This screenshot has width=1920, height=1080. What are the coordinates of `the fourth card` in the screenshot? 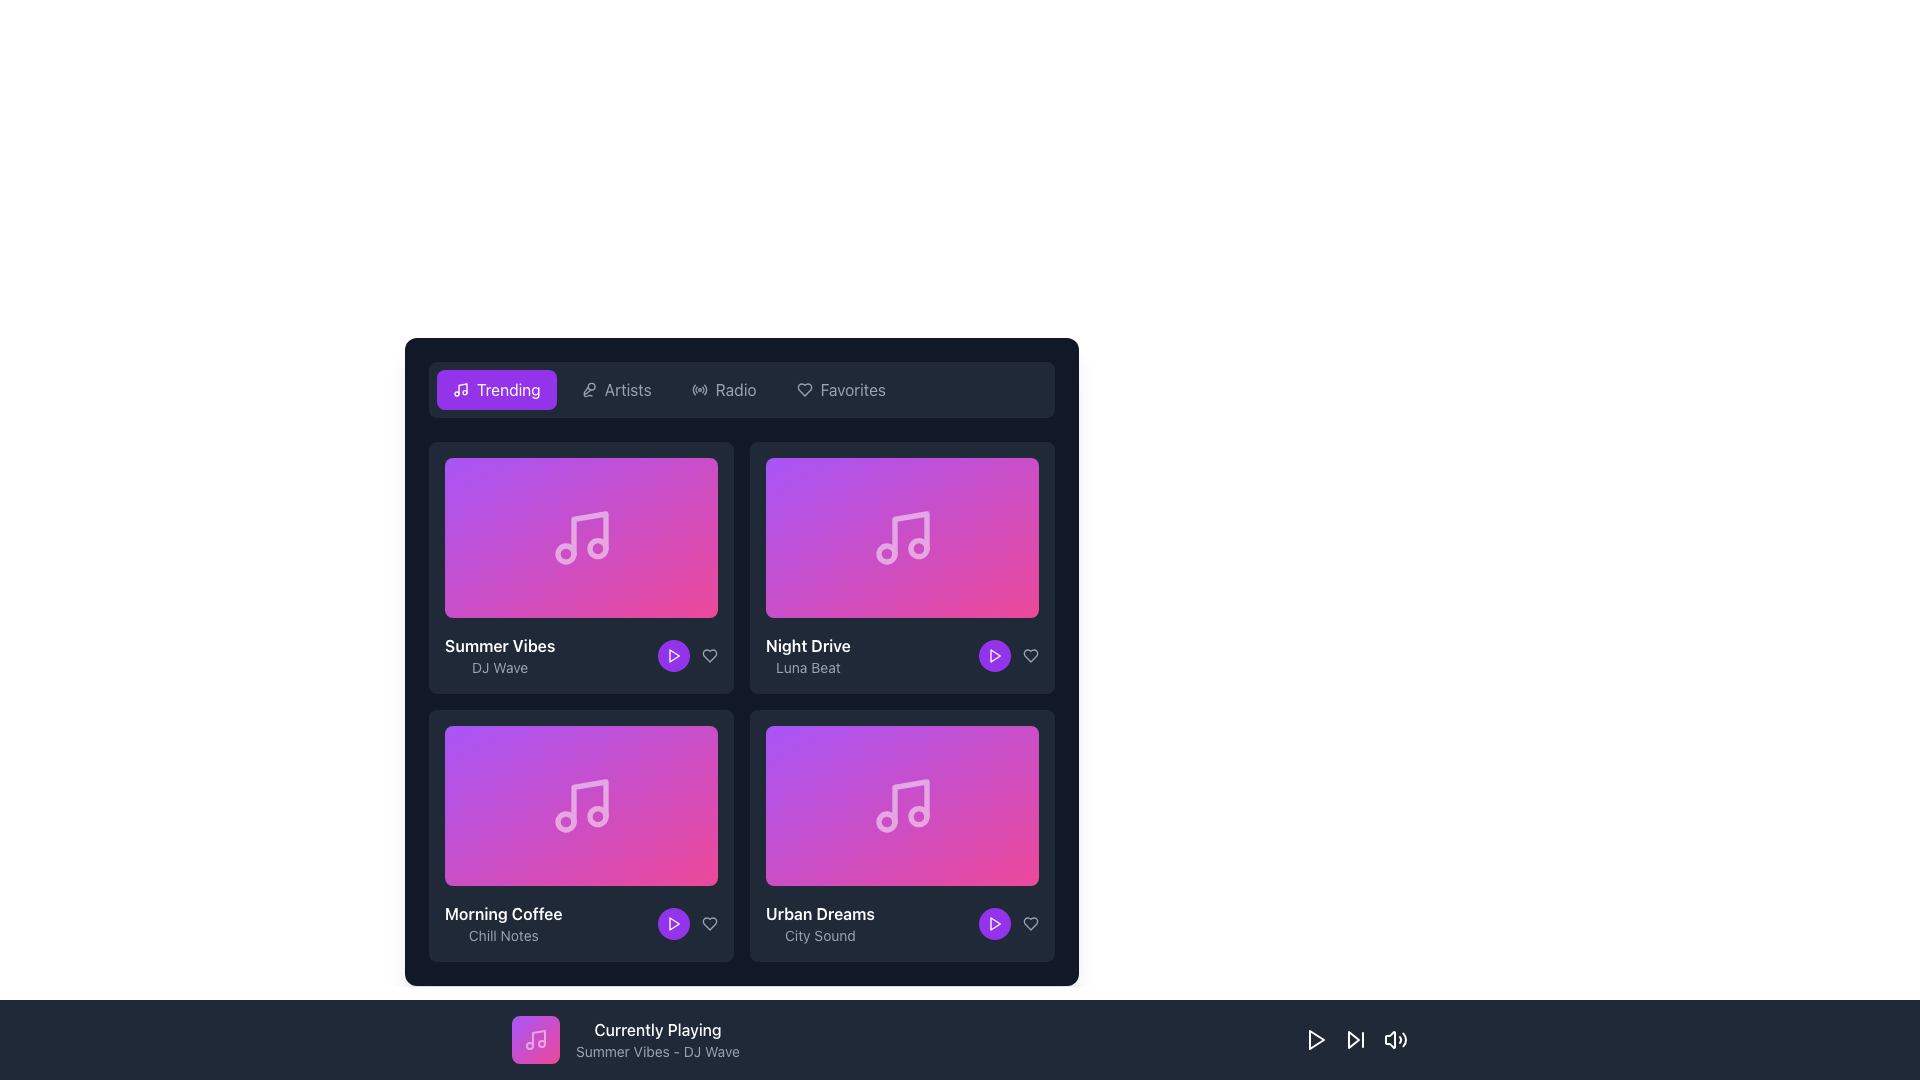 It's located at (901, 836).